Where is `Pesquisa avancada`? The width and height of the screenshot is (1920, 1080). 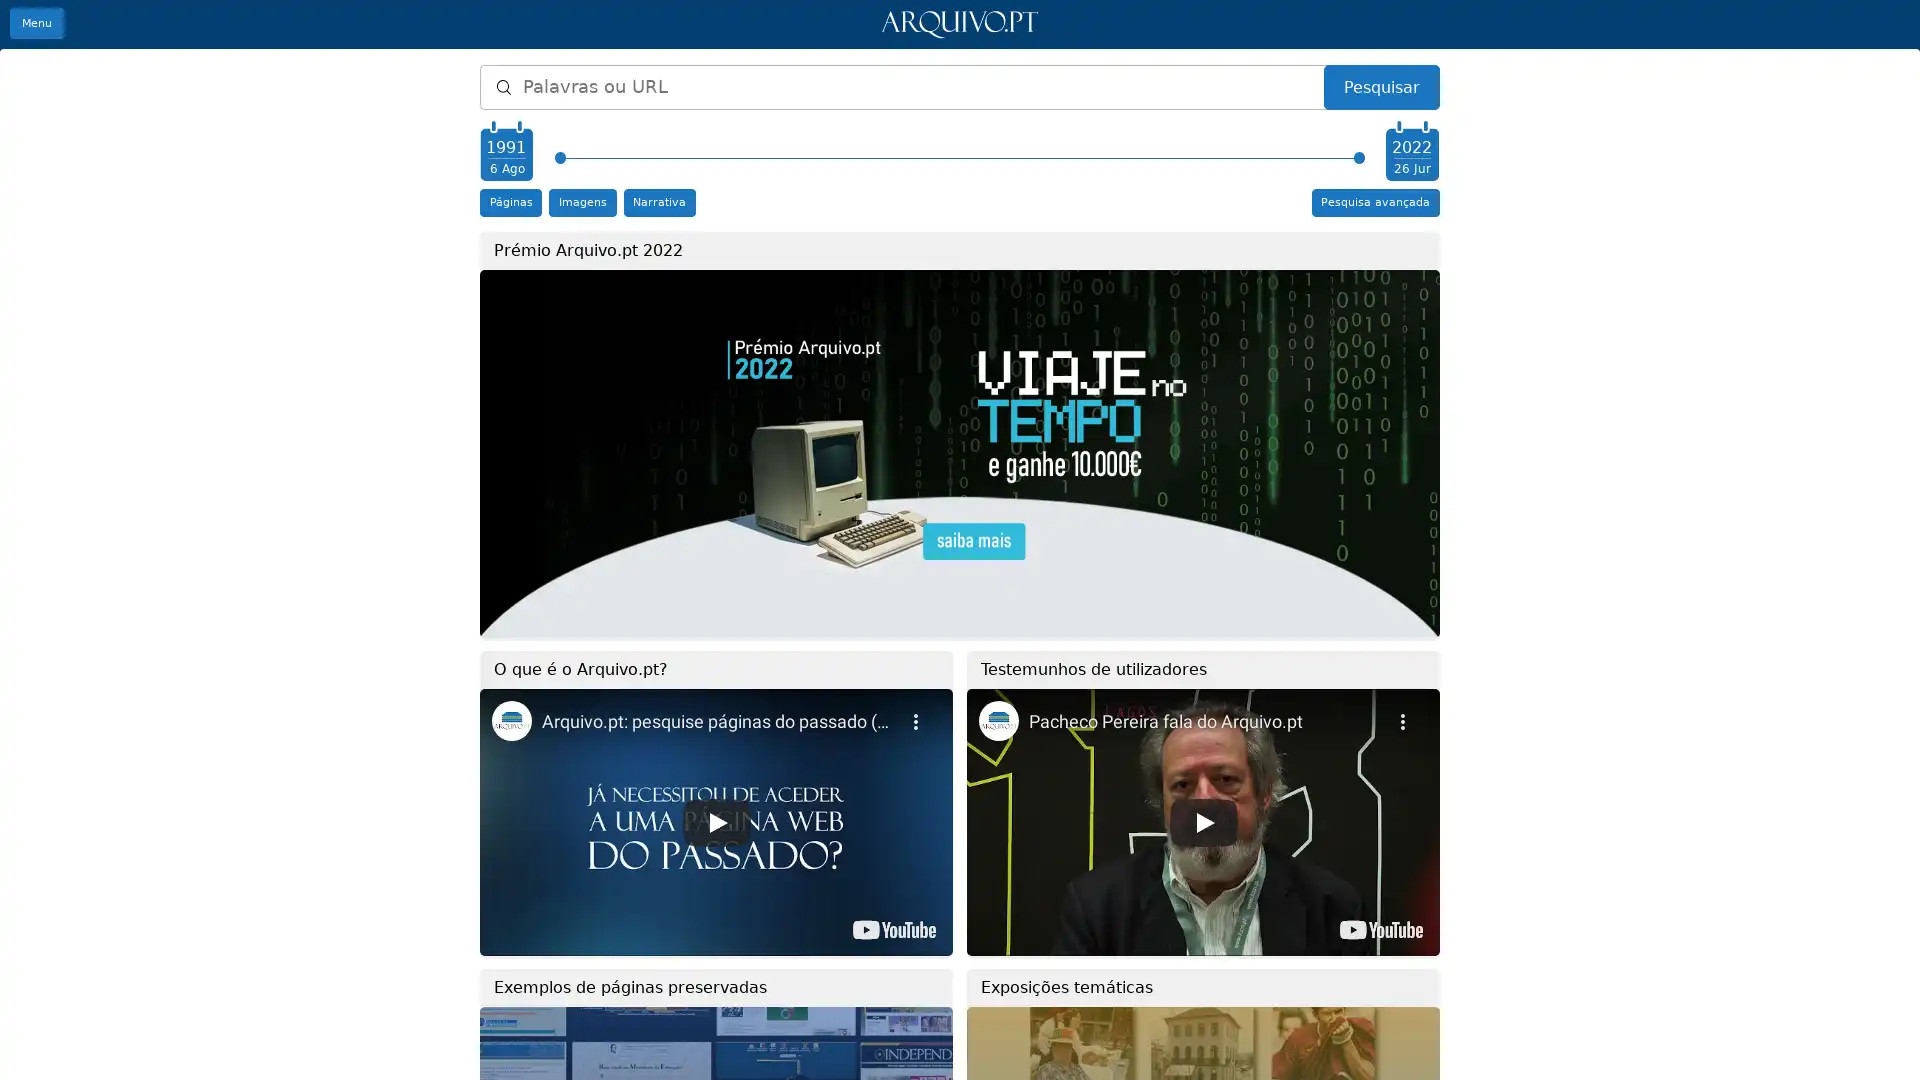
Pesquisa avancada is located at coordinates (1374, 202).